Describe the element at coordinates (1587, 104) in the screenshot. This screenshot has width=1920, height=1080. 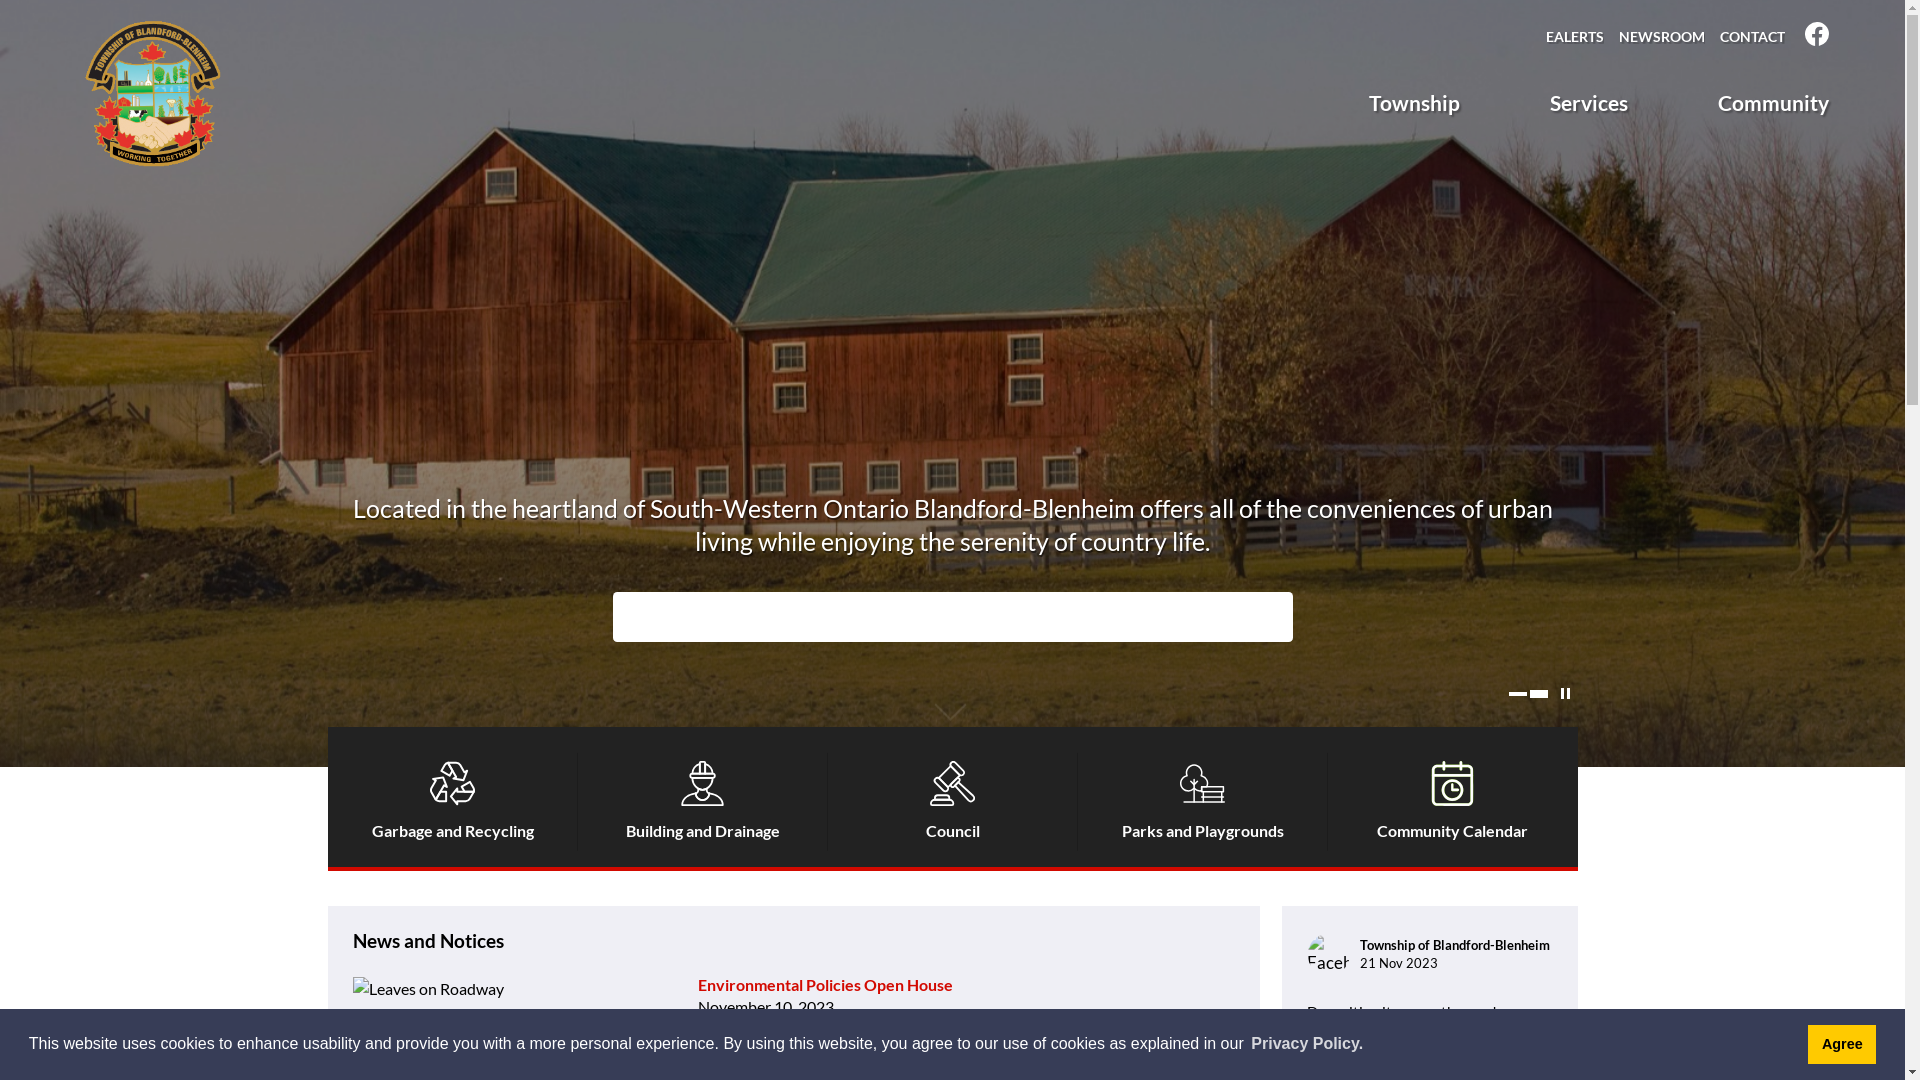
I see `'Services'` at that location.